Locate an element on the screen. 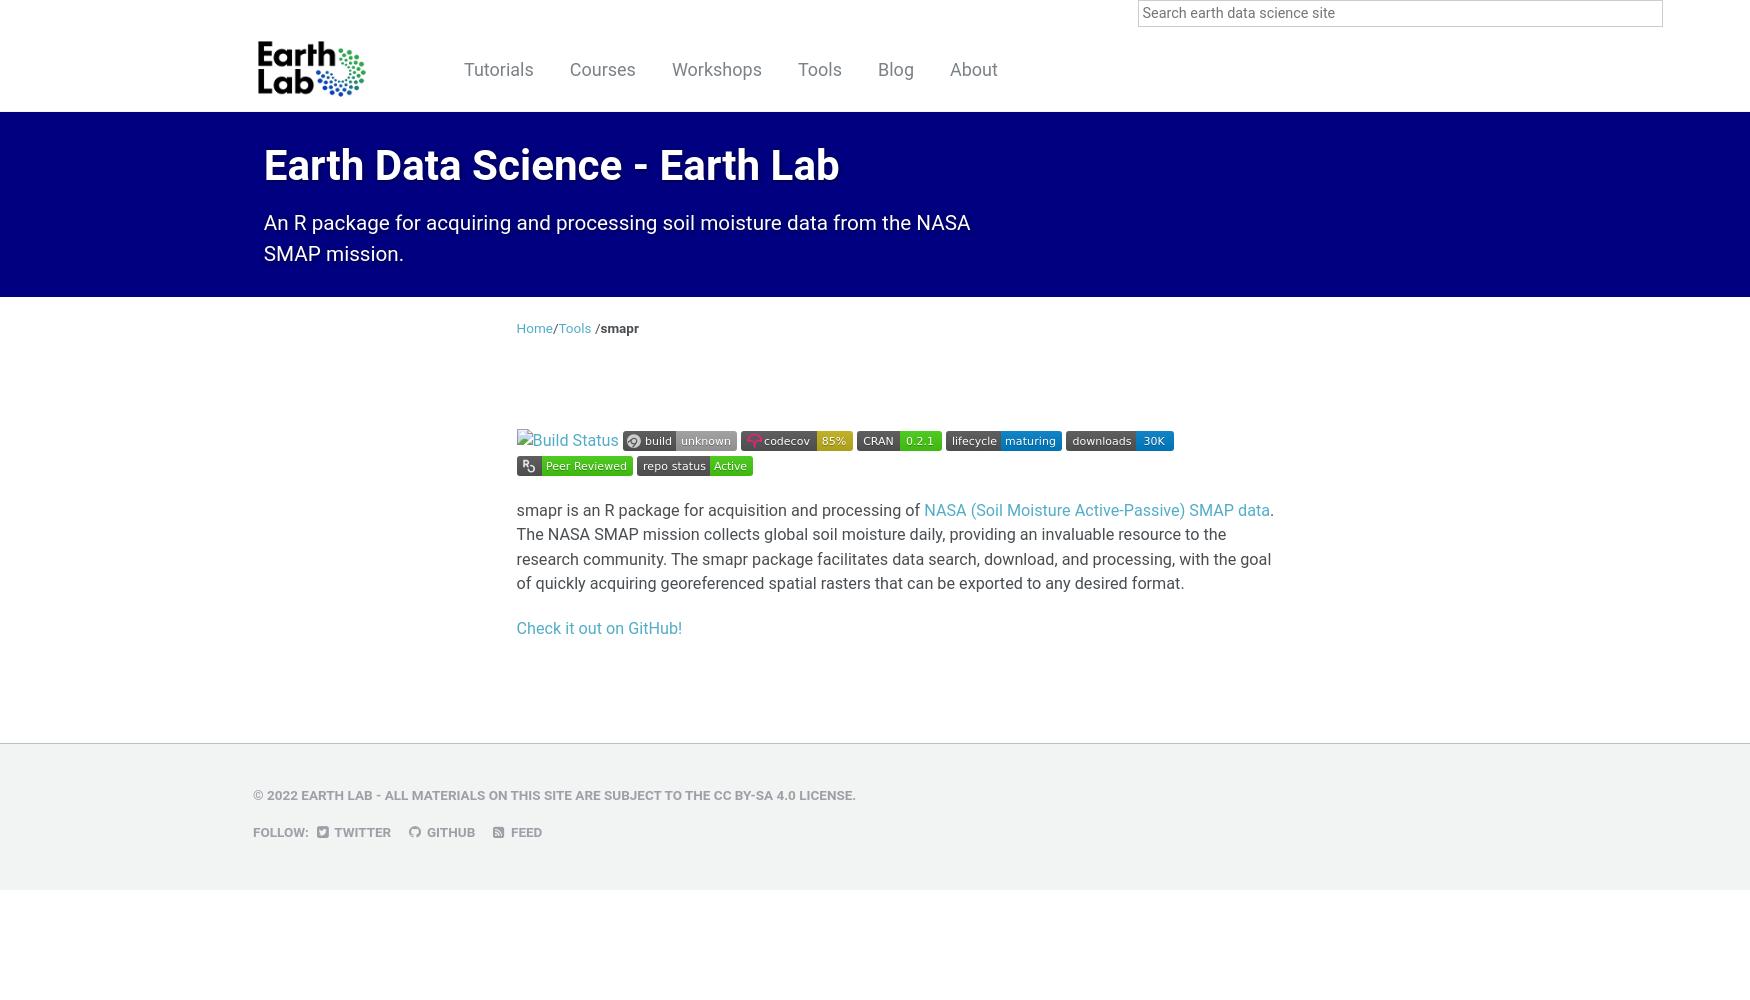 The width and height of the screenshot is (1750, 1000). 'An R package for acquiring and processing soil moisture data from the NASA SMAP mission.' is located at coordinates (262, 236).